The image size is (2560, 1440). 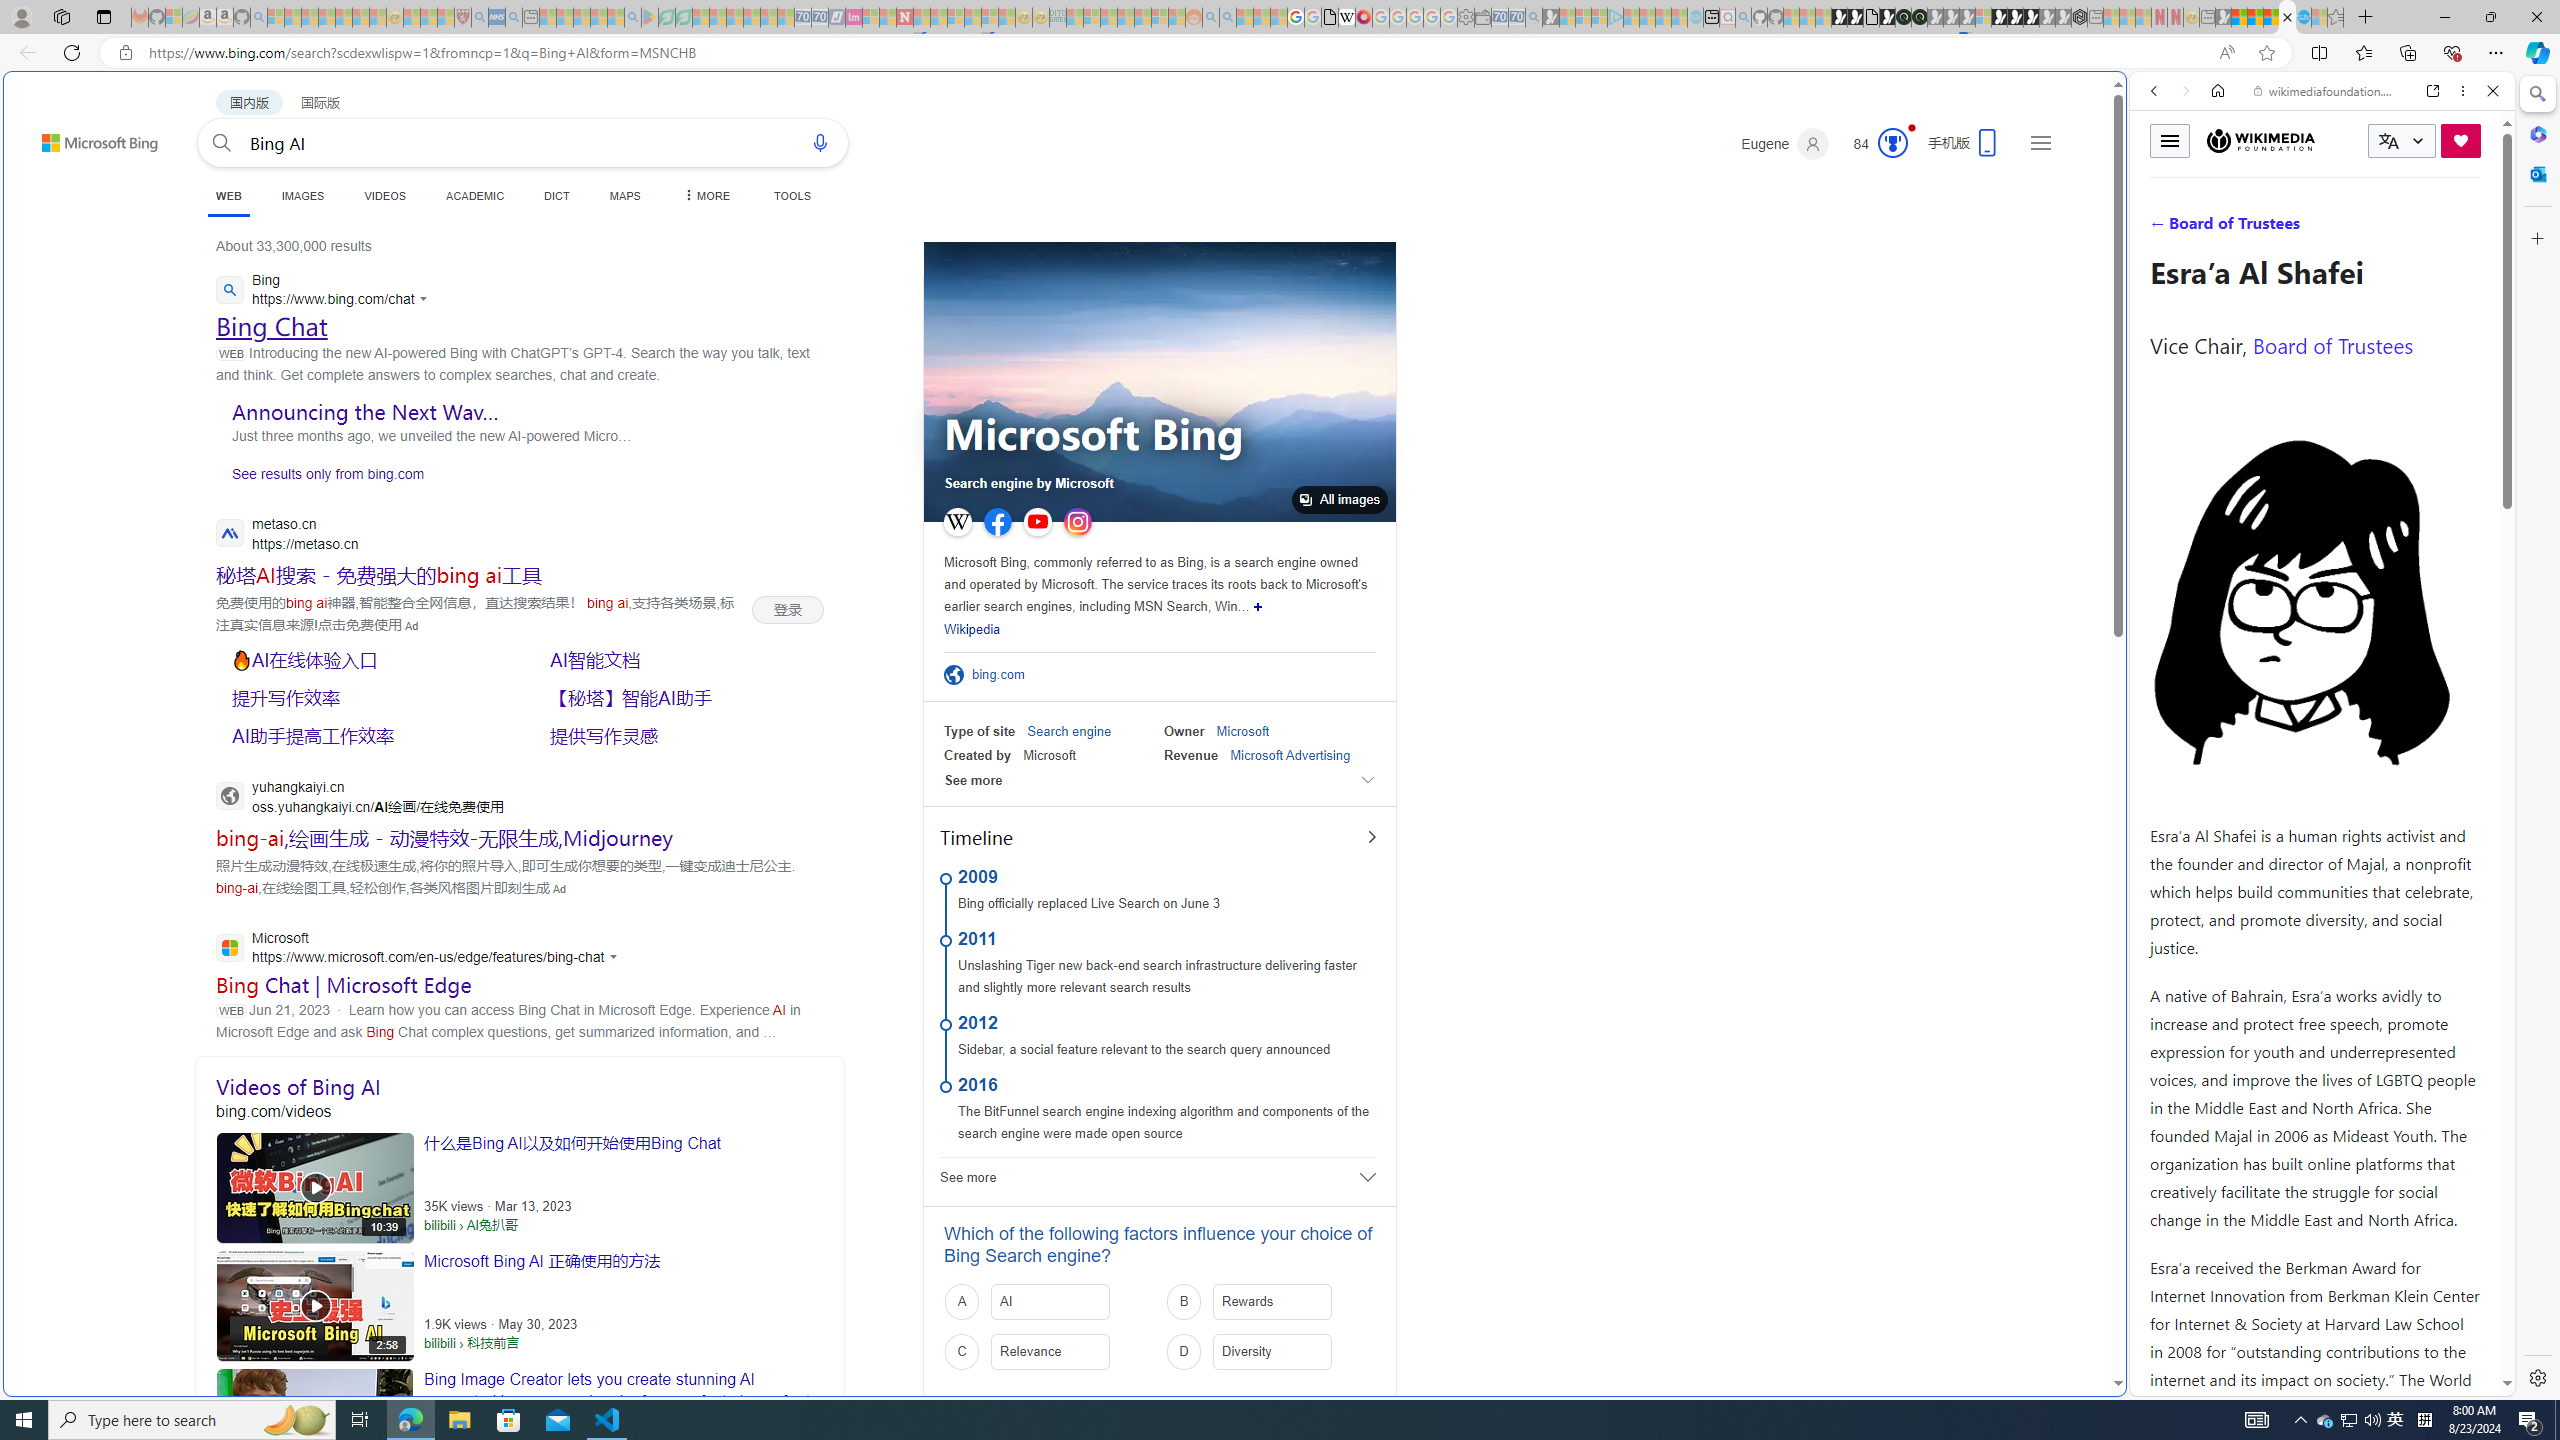 What do you see at coordinates (852, 16) in the screenshot?
I see `'Jobs - lastminute.com Investor Portal - Sleeping'` at bounding box center [852, 16].